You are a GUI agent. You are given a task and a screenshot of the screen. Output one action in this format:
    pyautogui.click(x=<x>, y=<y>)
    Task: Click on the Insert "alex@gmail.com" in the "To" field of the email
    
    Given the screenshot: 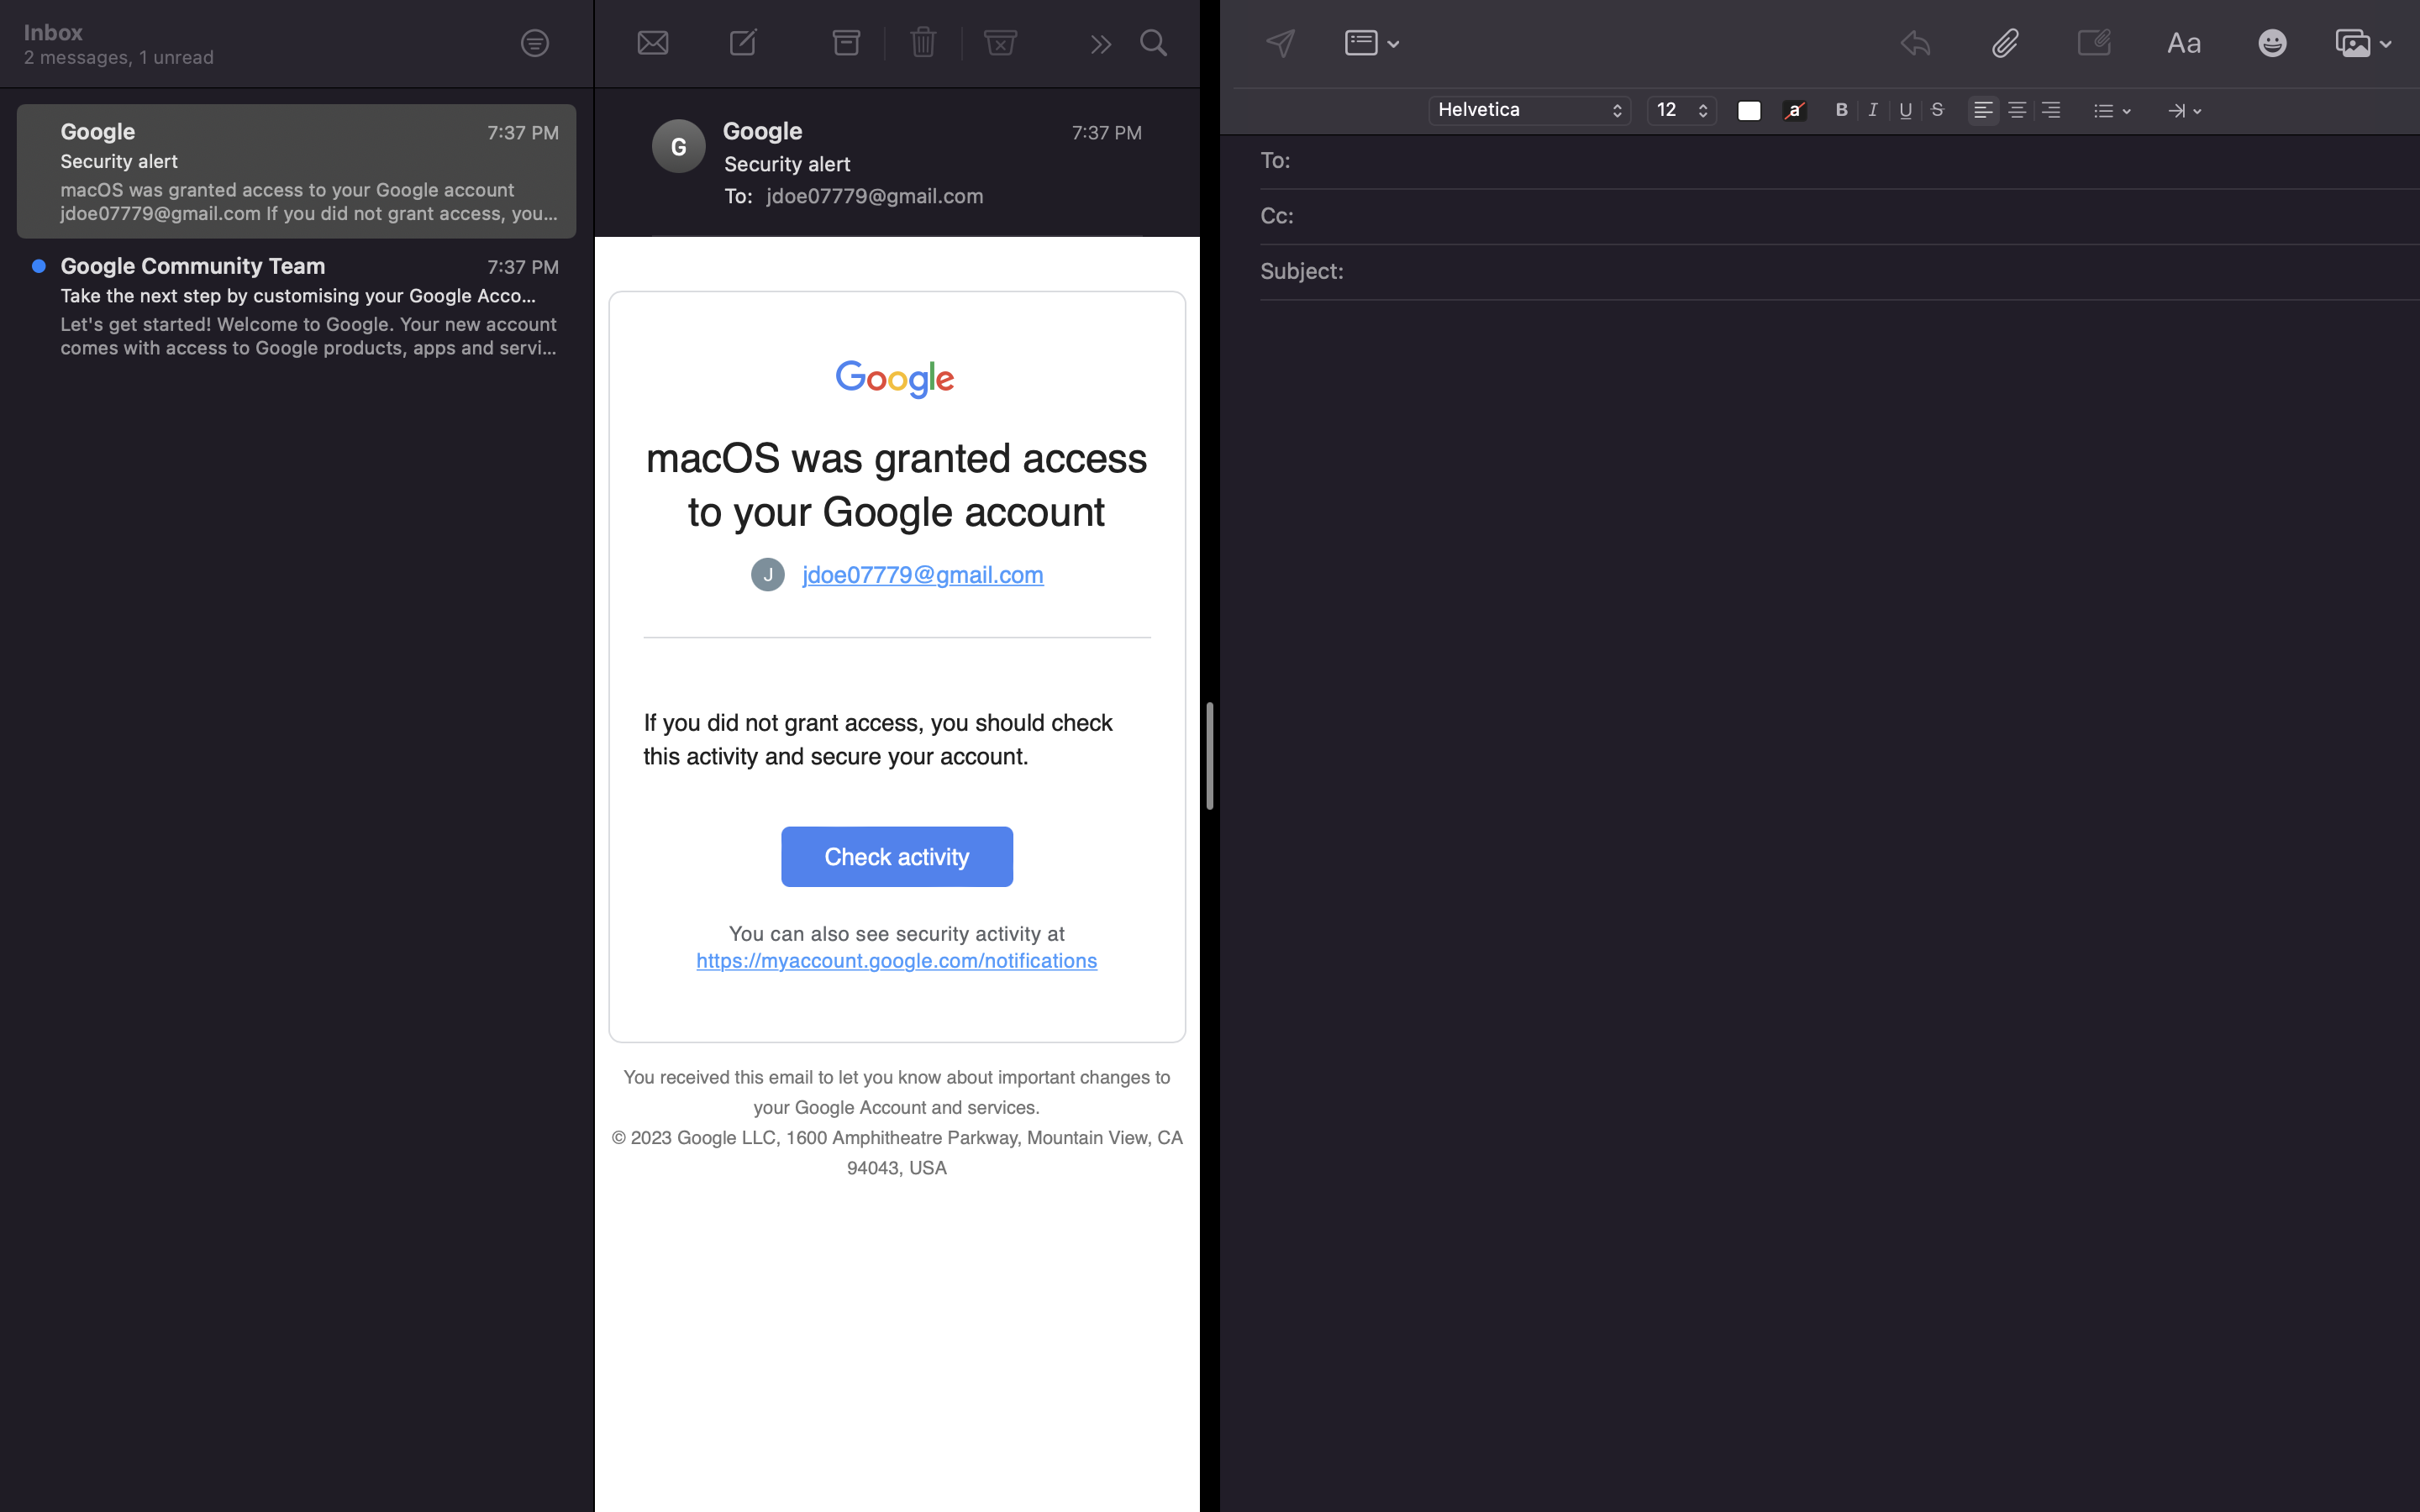 What is the action you would take?
    pyautogui.click(x=1854, y=162)
    